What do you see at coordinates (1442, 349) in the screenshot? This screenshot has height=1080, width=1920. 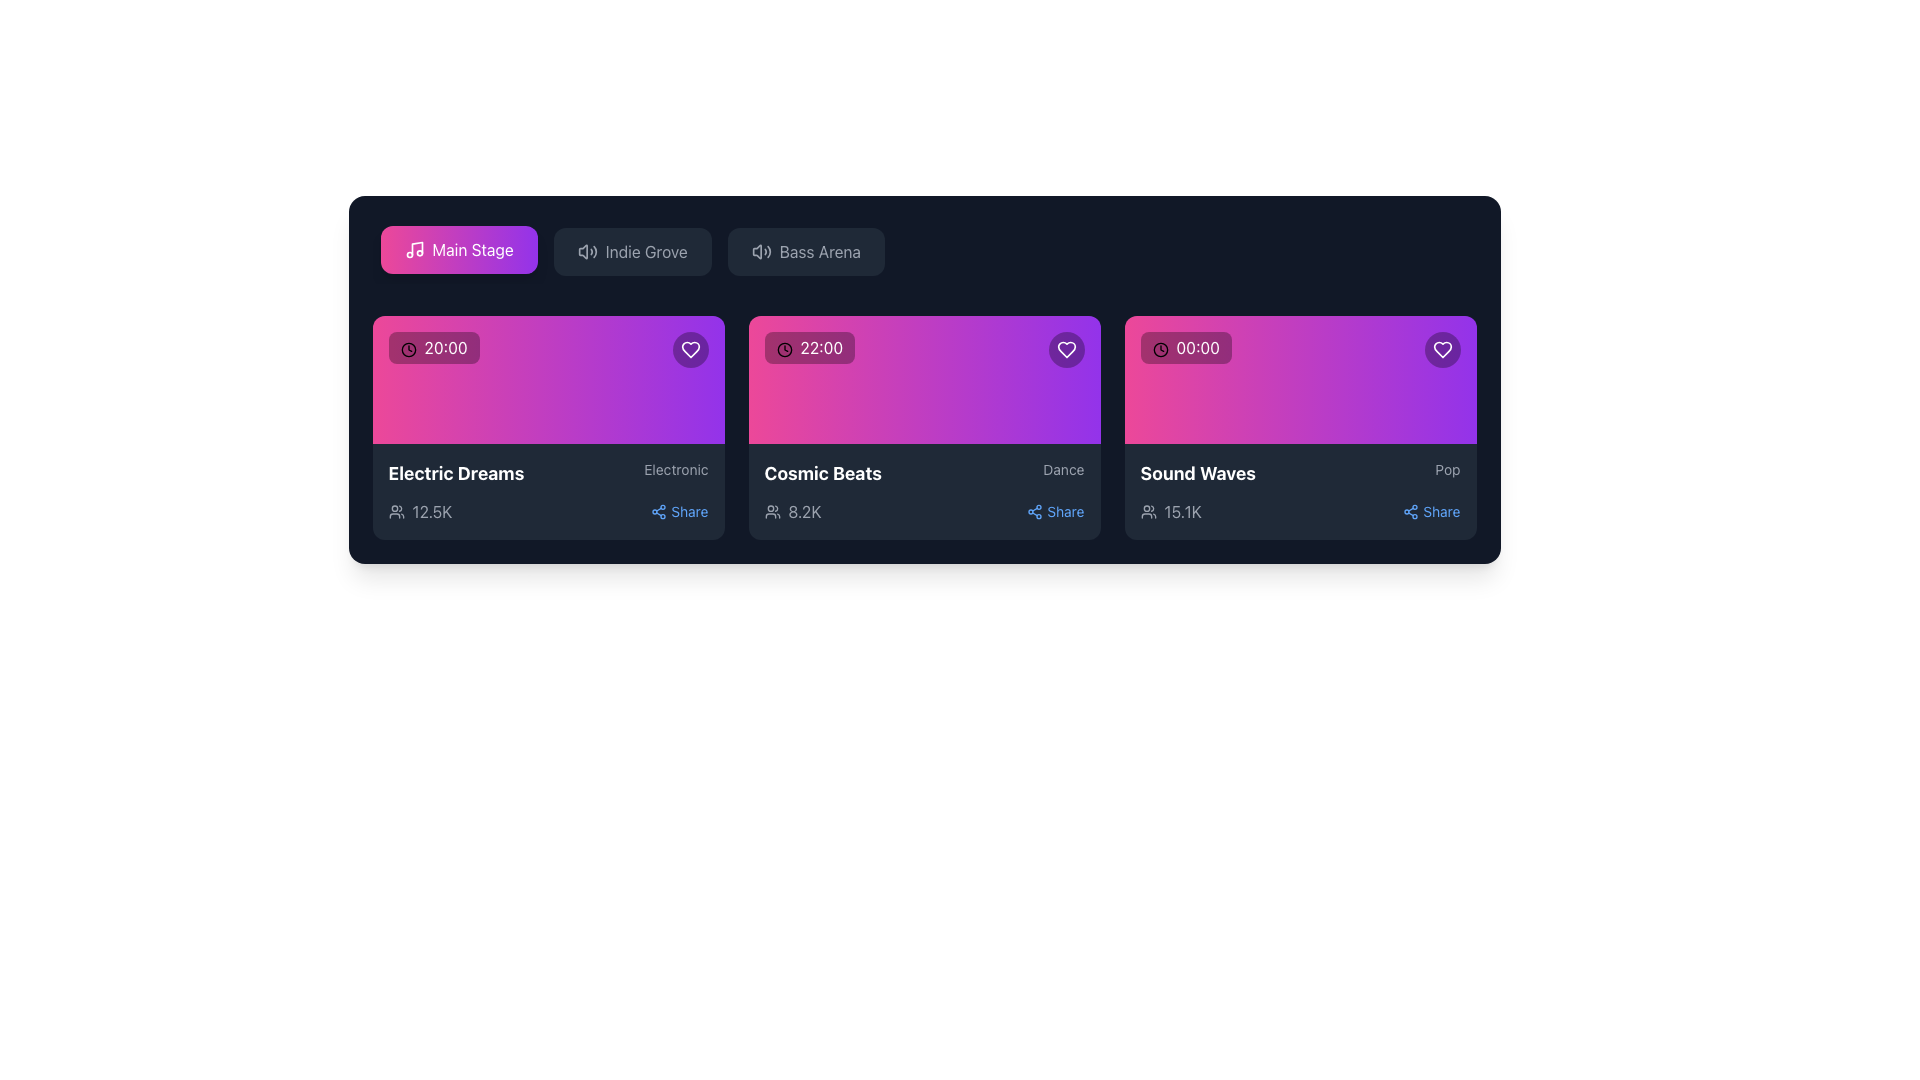 I see `the favorite button located in the top-right corner of the last card, which is indicated by a heart icon, to mark the associated content as a favorite` at bounding box center [1442, 349].